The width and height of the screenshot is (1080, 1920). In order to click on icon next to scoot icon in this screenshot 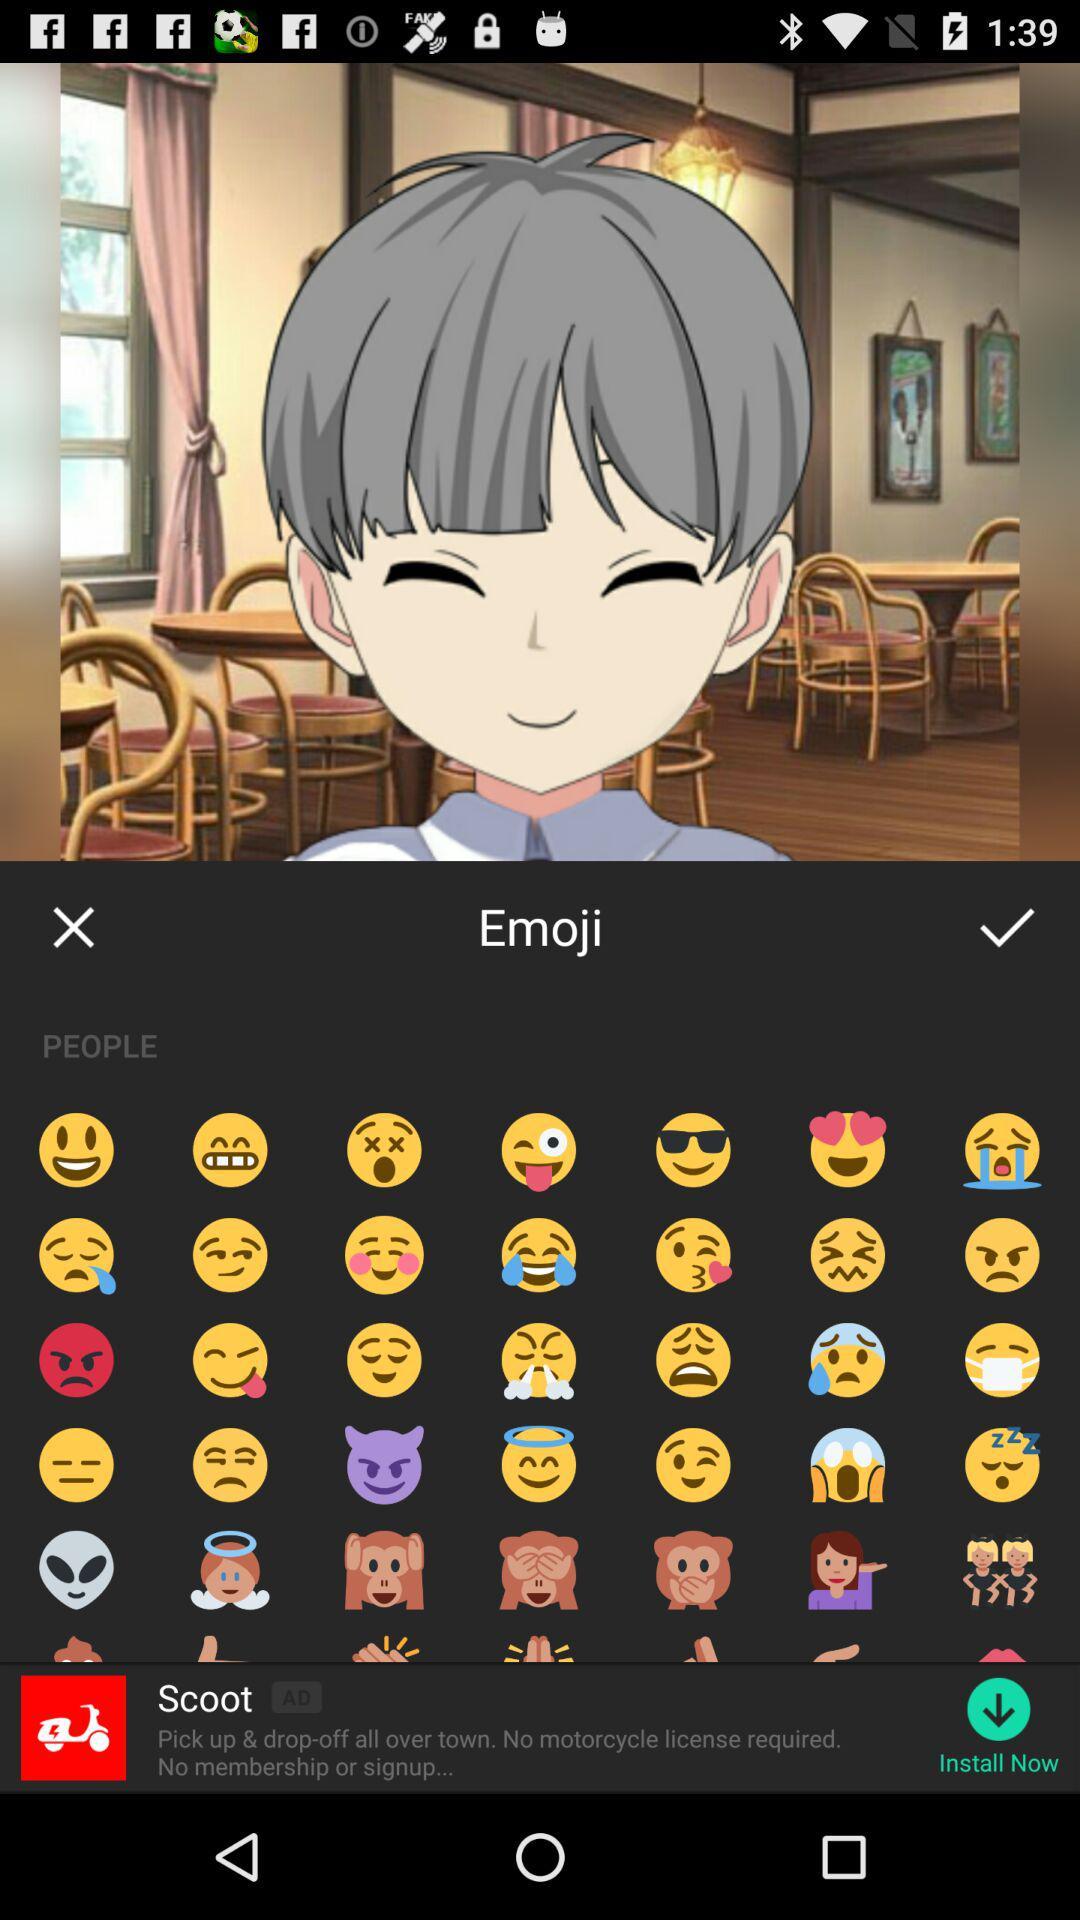, I will do `click(296, 1696)`.